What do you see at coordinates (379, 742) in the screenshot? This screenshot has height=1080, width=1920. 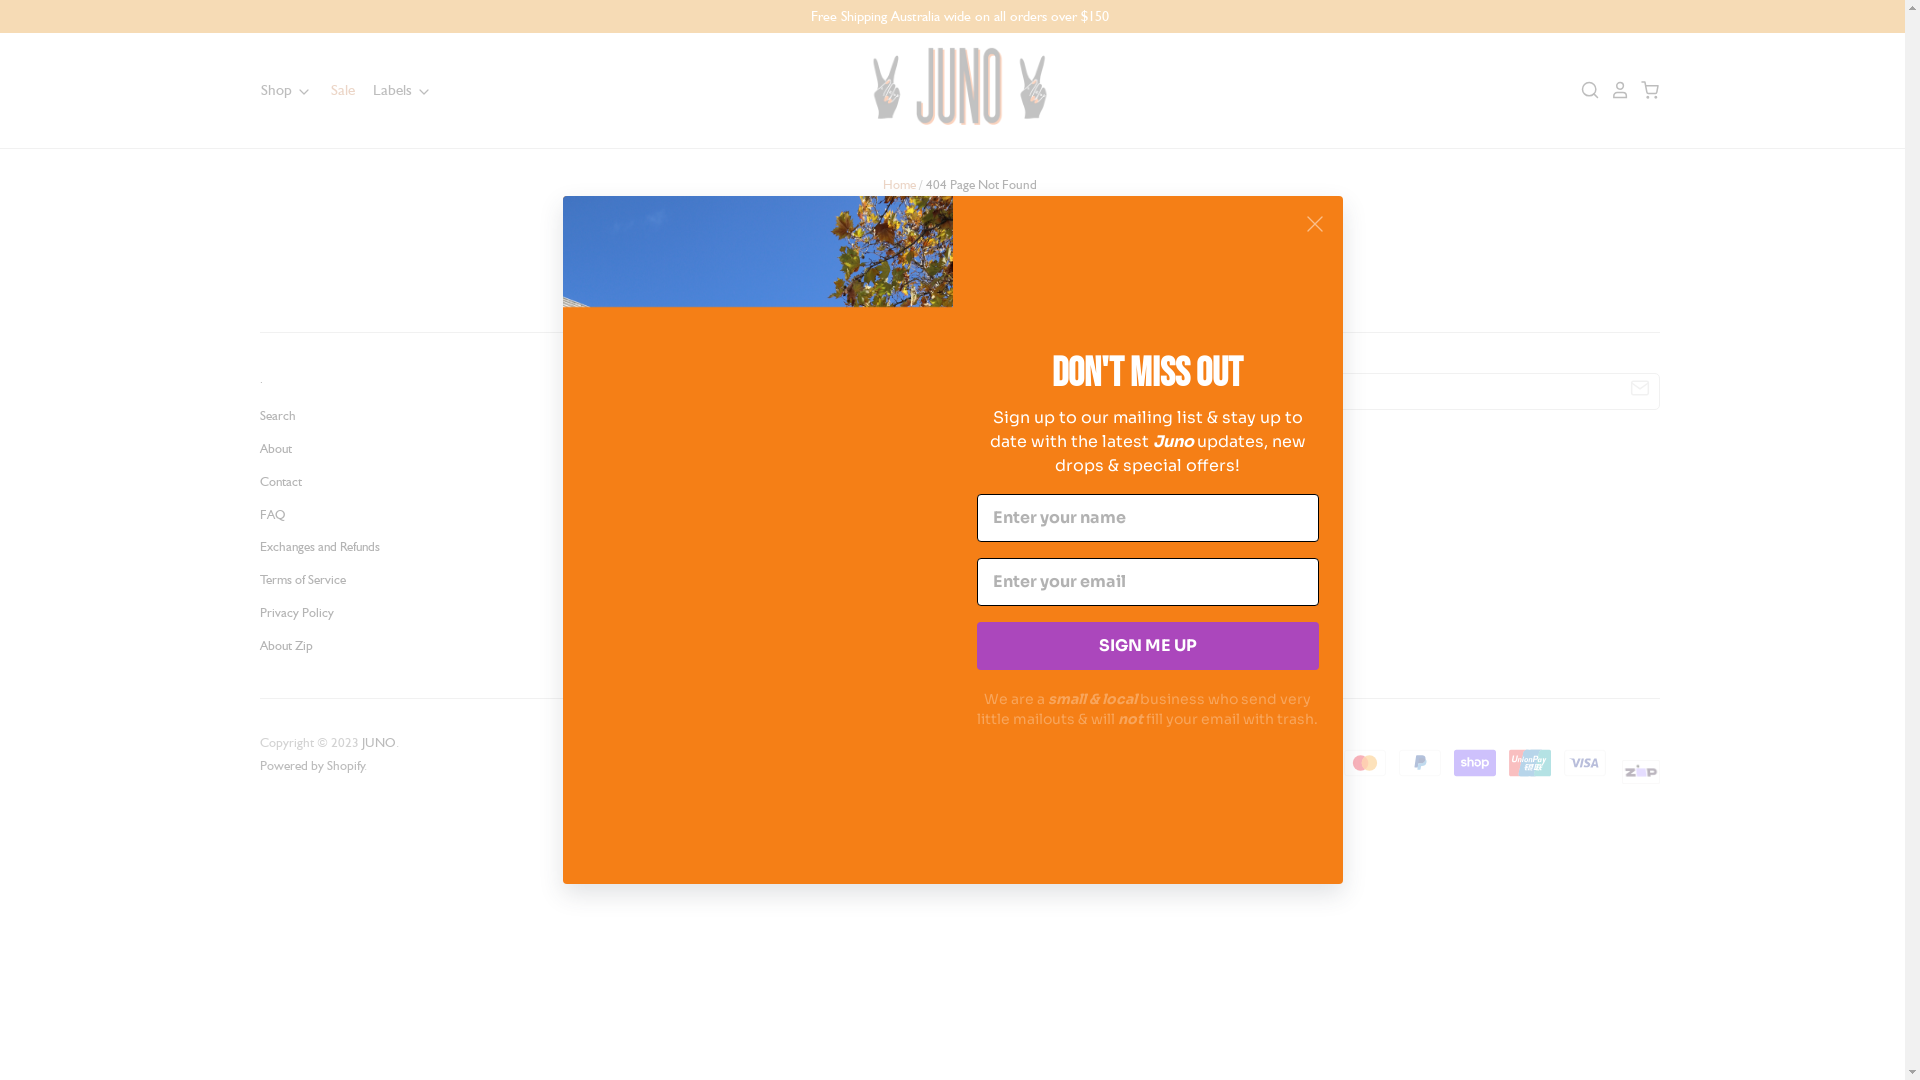 I see `'JUNO'` at bounding box center [379, 742].